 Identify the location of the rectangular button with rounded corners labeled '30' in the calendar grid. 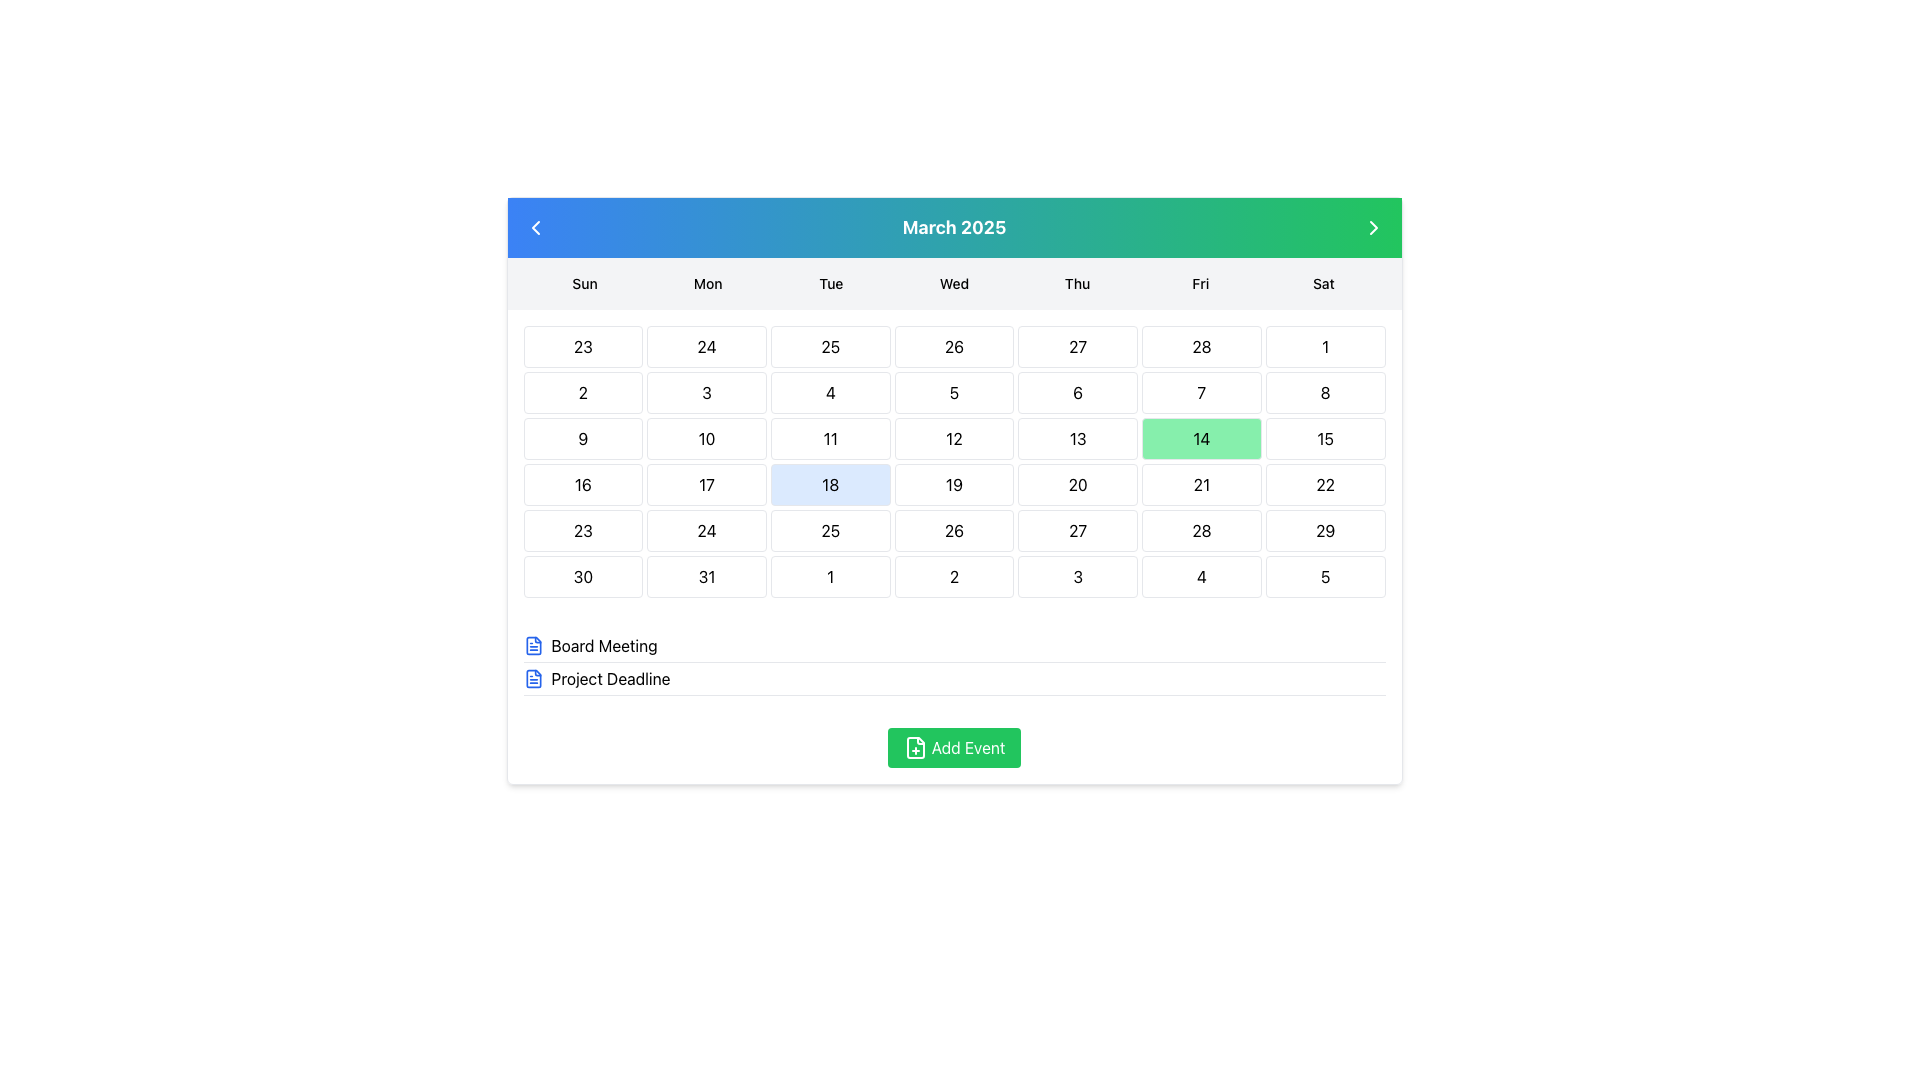
(582, 577).